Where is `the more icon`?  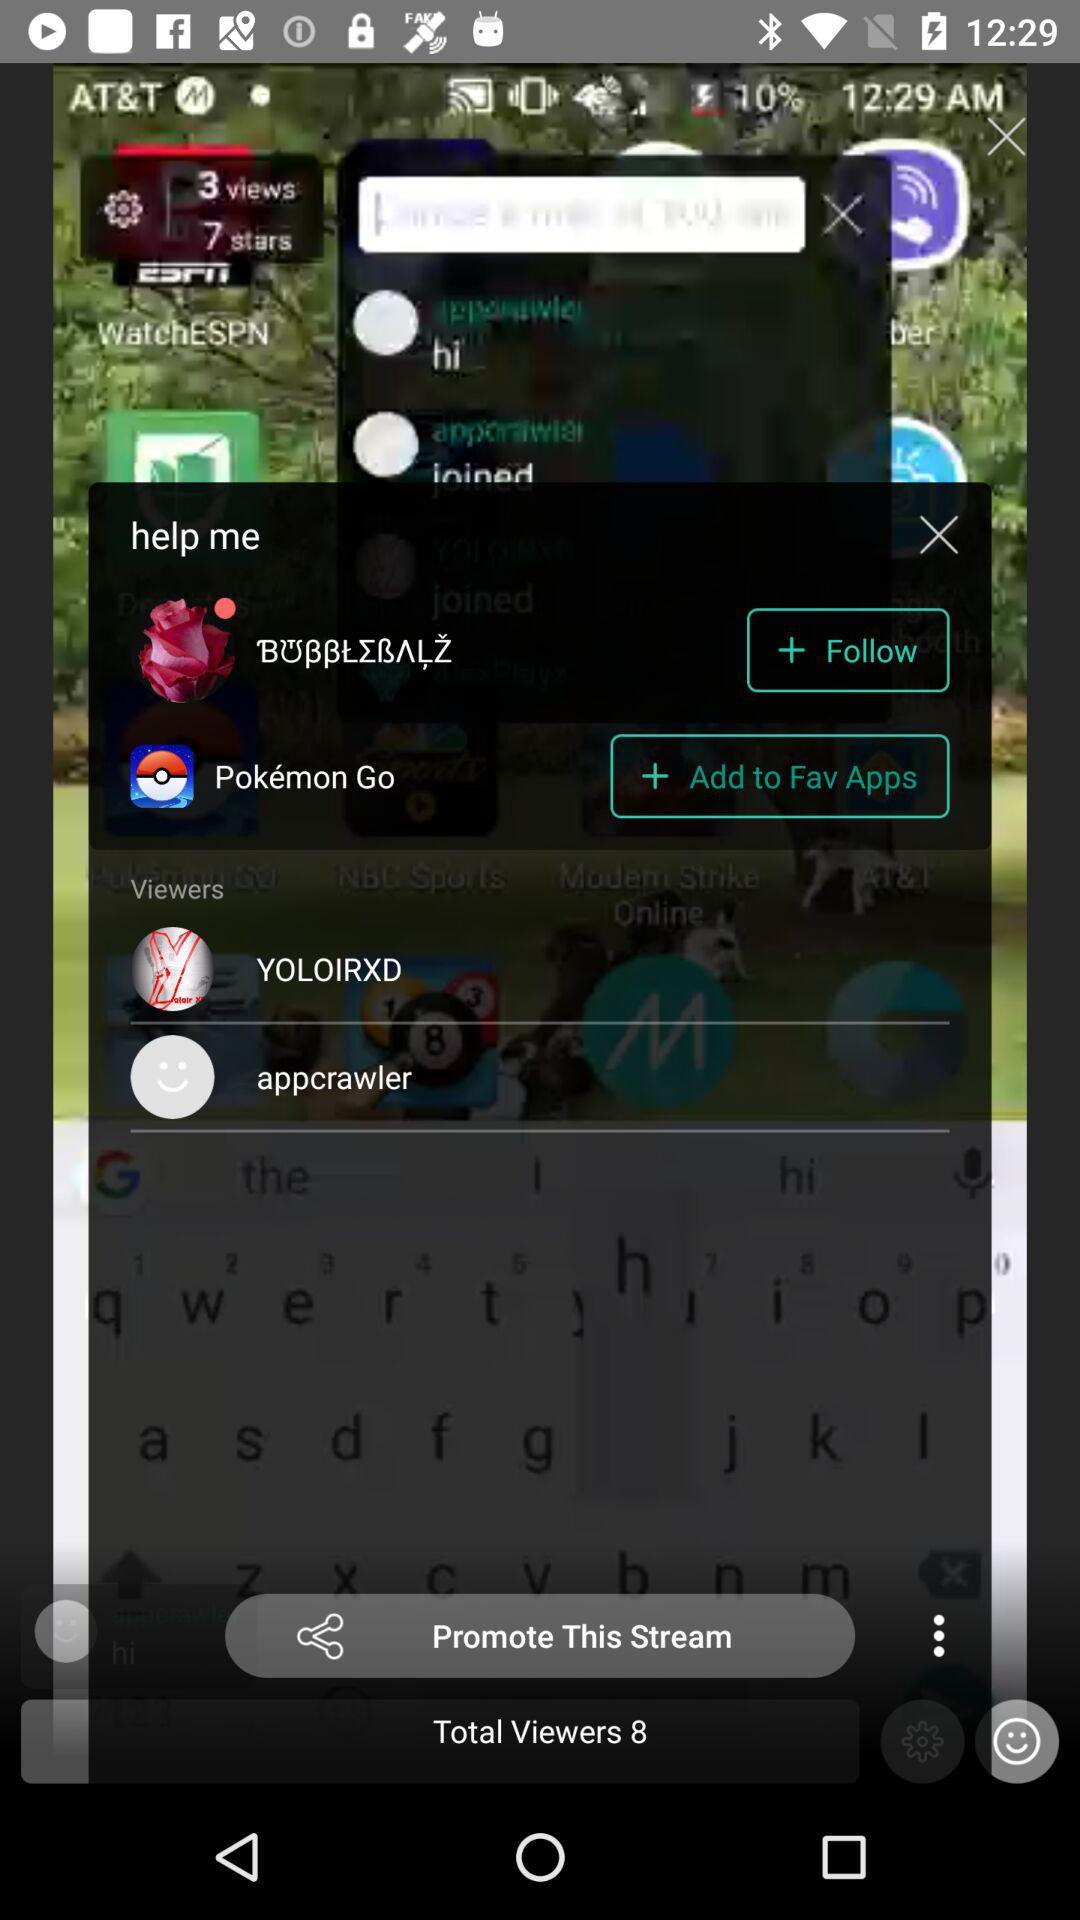 the more icon is located at coordinates (938, 1635).